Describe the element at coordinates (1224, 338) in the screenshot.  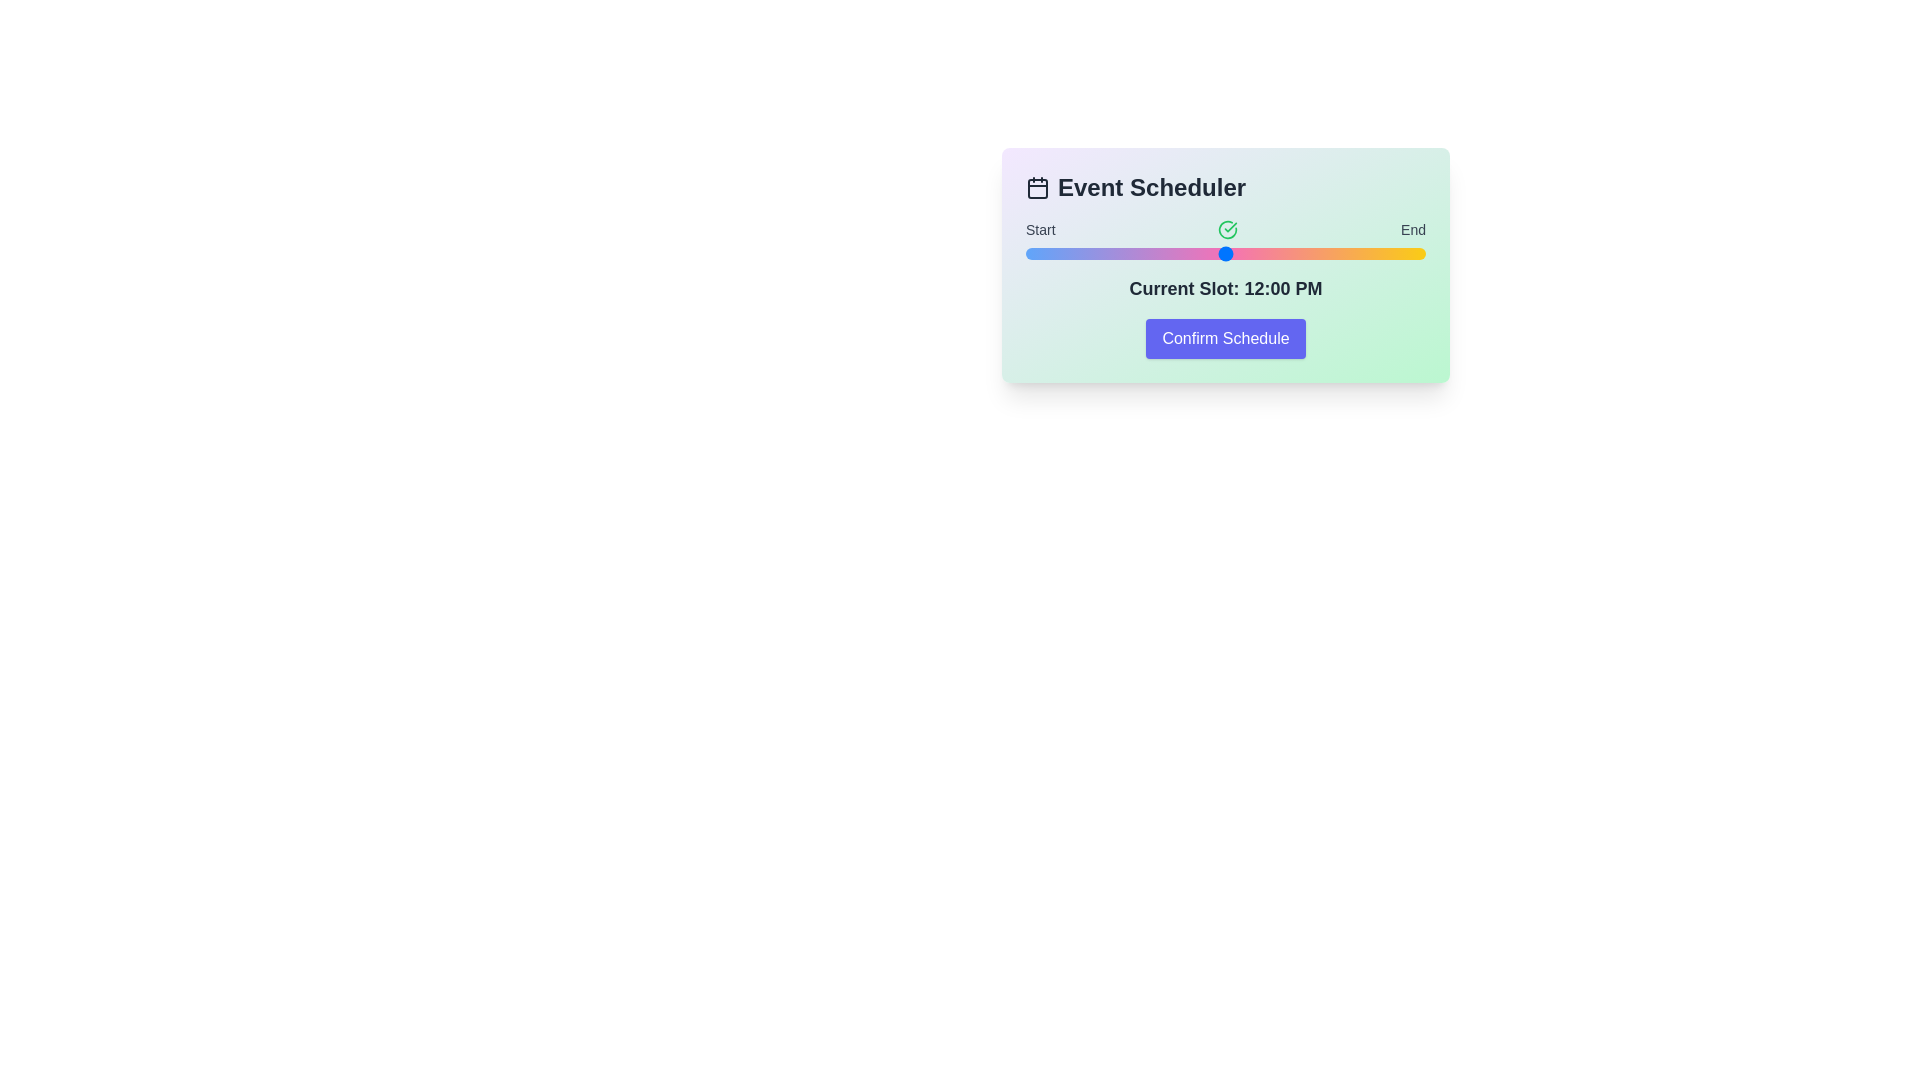
I see `the 'Confirm Schedule' button` at that location.